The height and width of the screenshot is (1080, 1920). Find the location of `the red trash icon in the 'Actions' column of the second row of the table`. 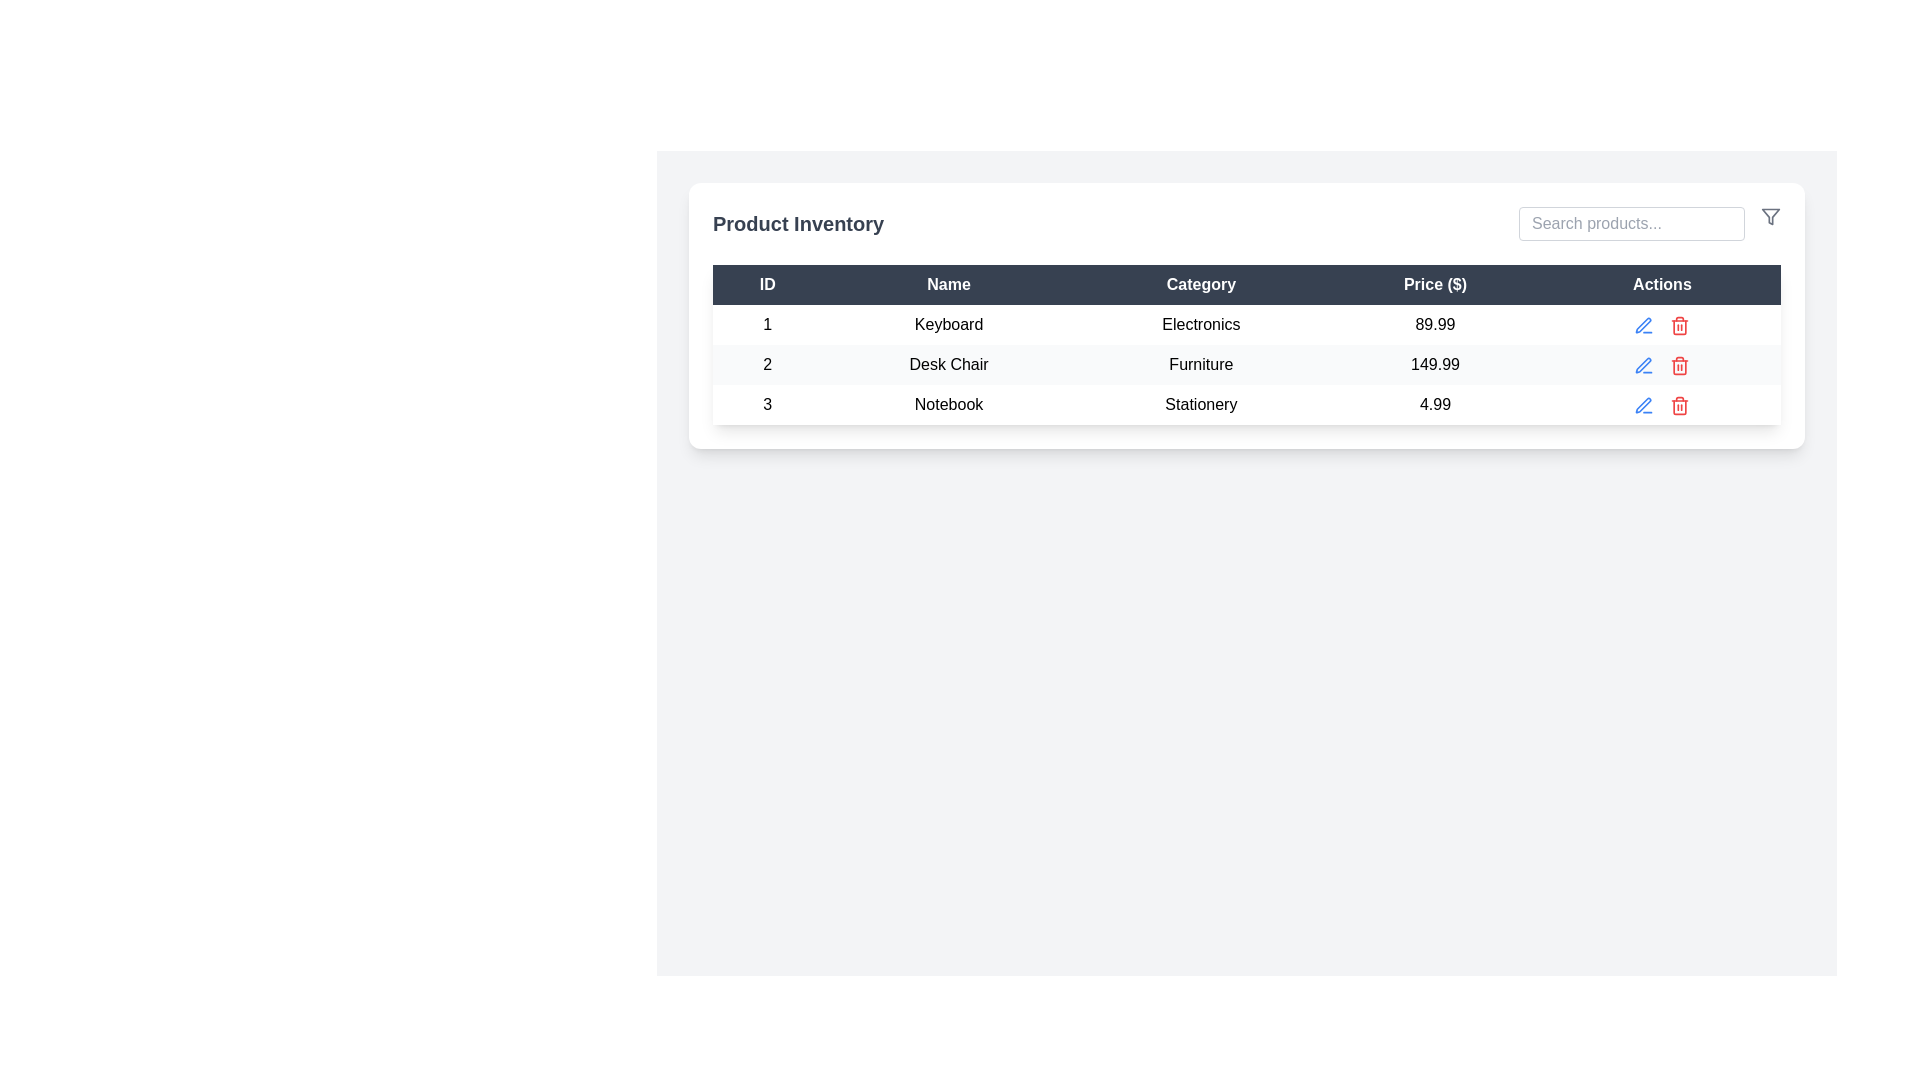

the red trash icon in the 'Actions' column of the second row of the table is located at coordinates (1680, 365).